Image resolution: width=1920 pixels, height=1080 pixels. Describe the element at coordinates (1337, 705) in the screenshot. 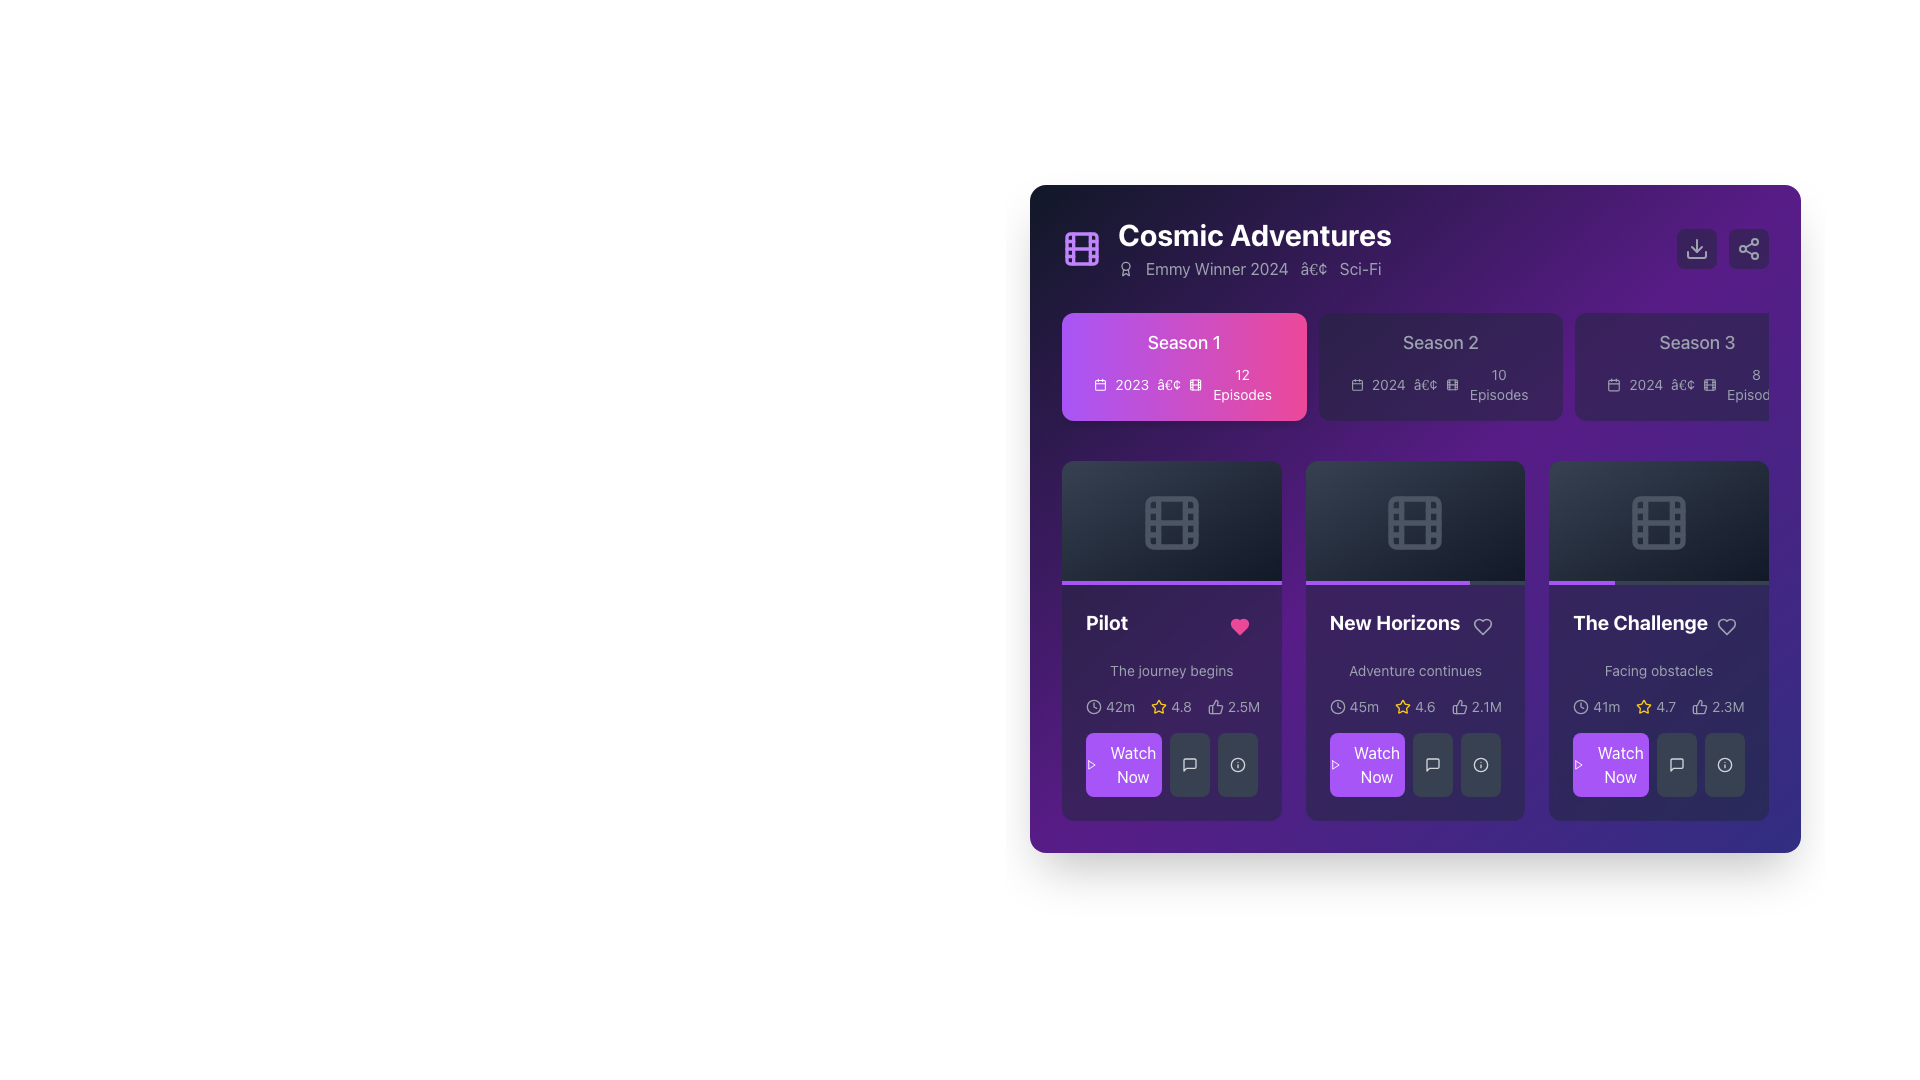

I see `the circular clock icon that features a minimalist design with clock hands, located to the left of the '45m' text in the 'New Horizons' card section` at that location.